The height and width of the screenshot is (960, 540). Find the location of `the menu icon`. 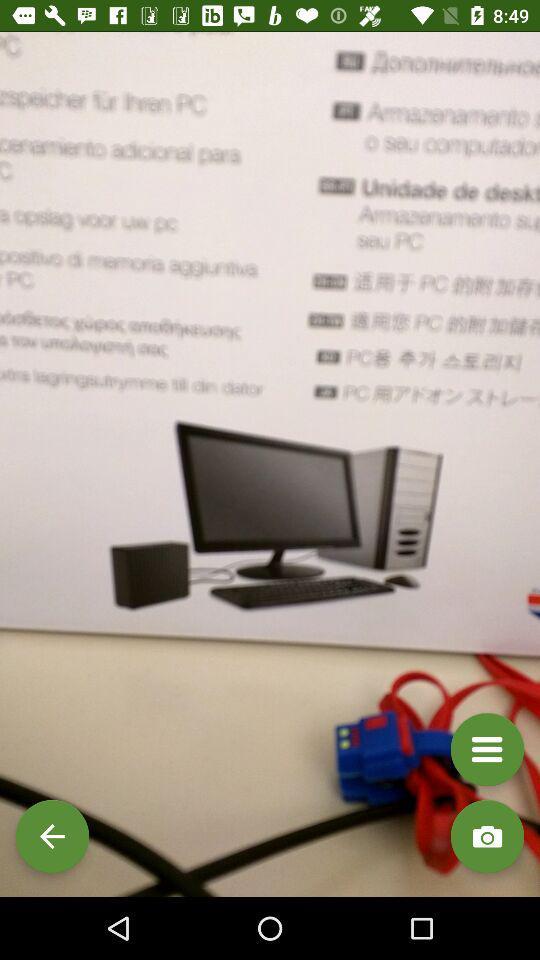

the menu icon is located at coordinates (486, 748).